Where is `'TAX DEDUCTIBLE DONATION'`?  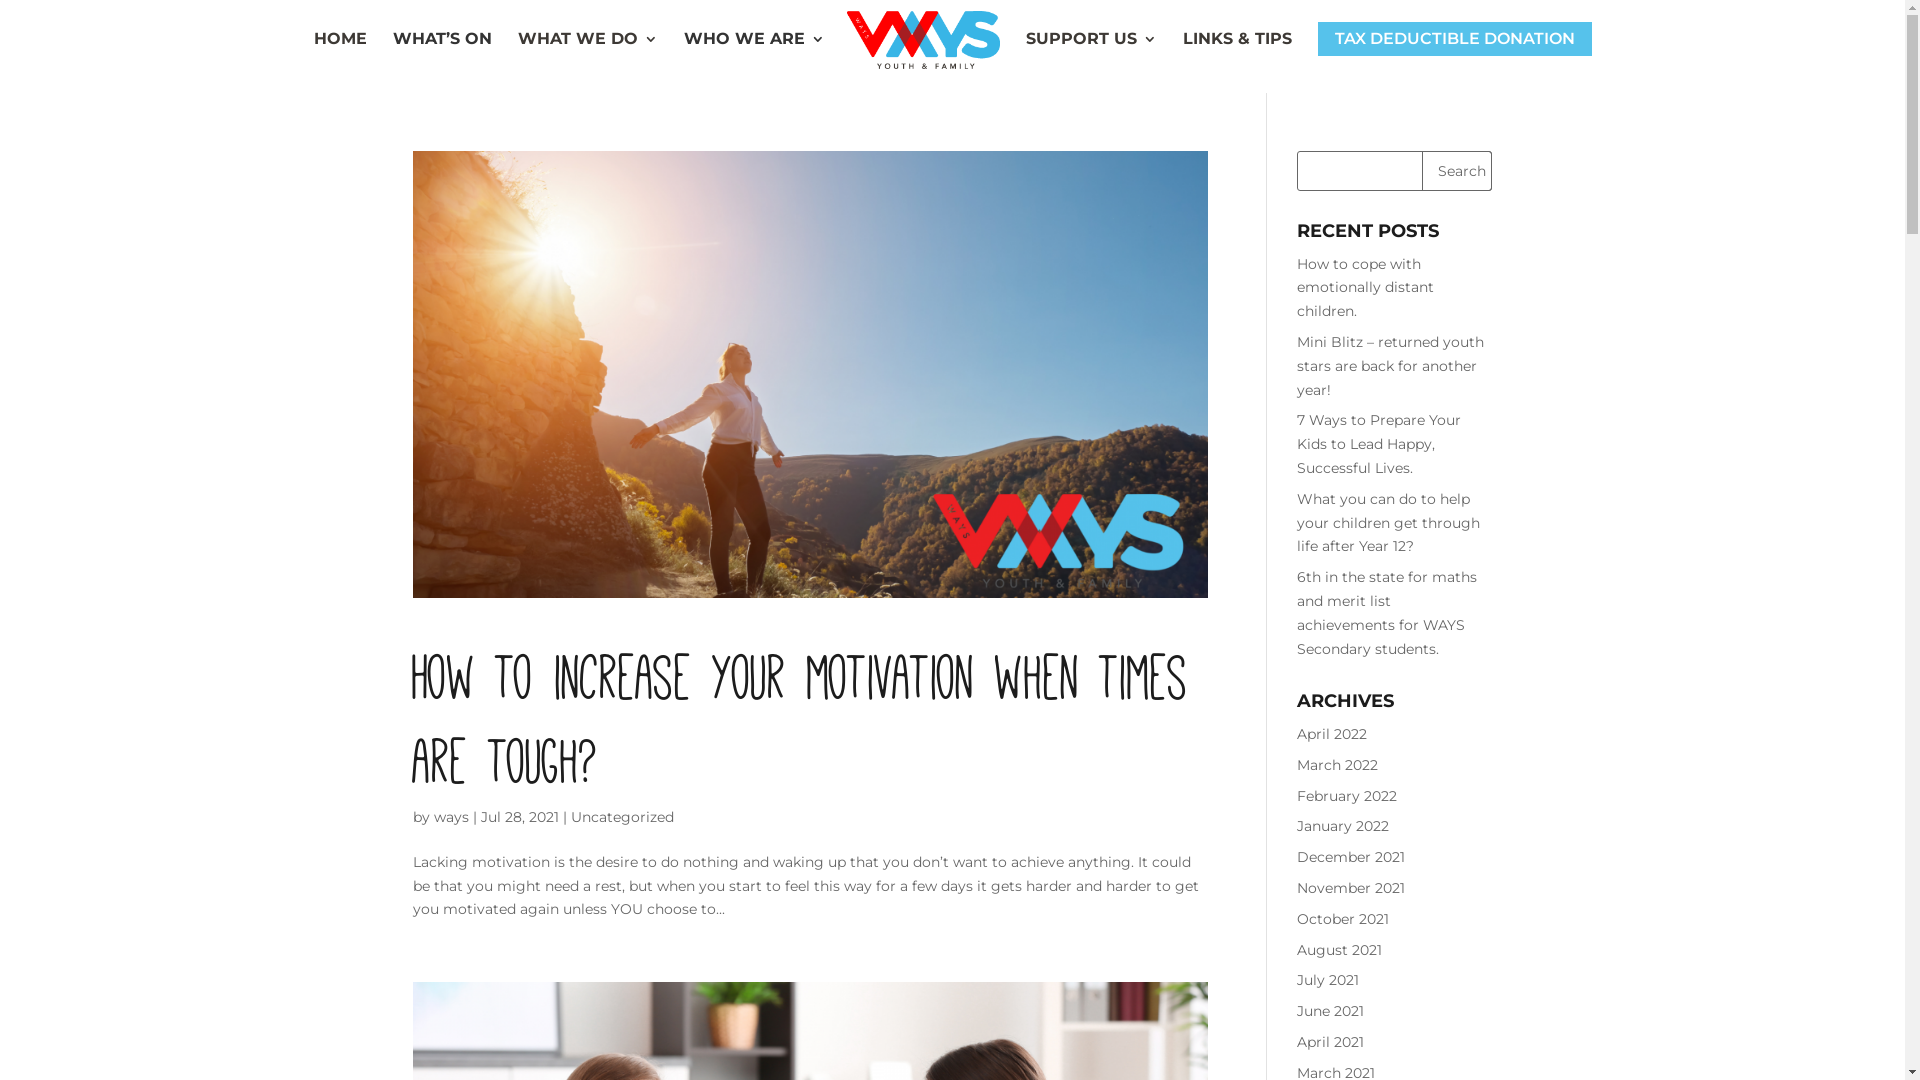
'TAX DEDUCTIBLE DONATION' is located at coordinates (1454, 56).